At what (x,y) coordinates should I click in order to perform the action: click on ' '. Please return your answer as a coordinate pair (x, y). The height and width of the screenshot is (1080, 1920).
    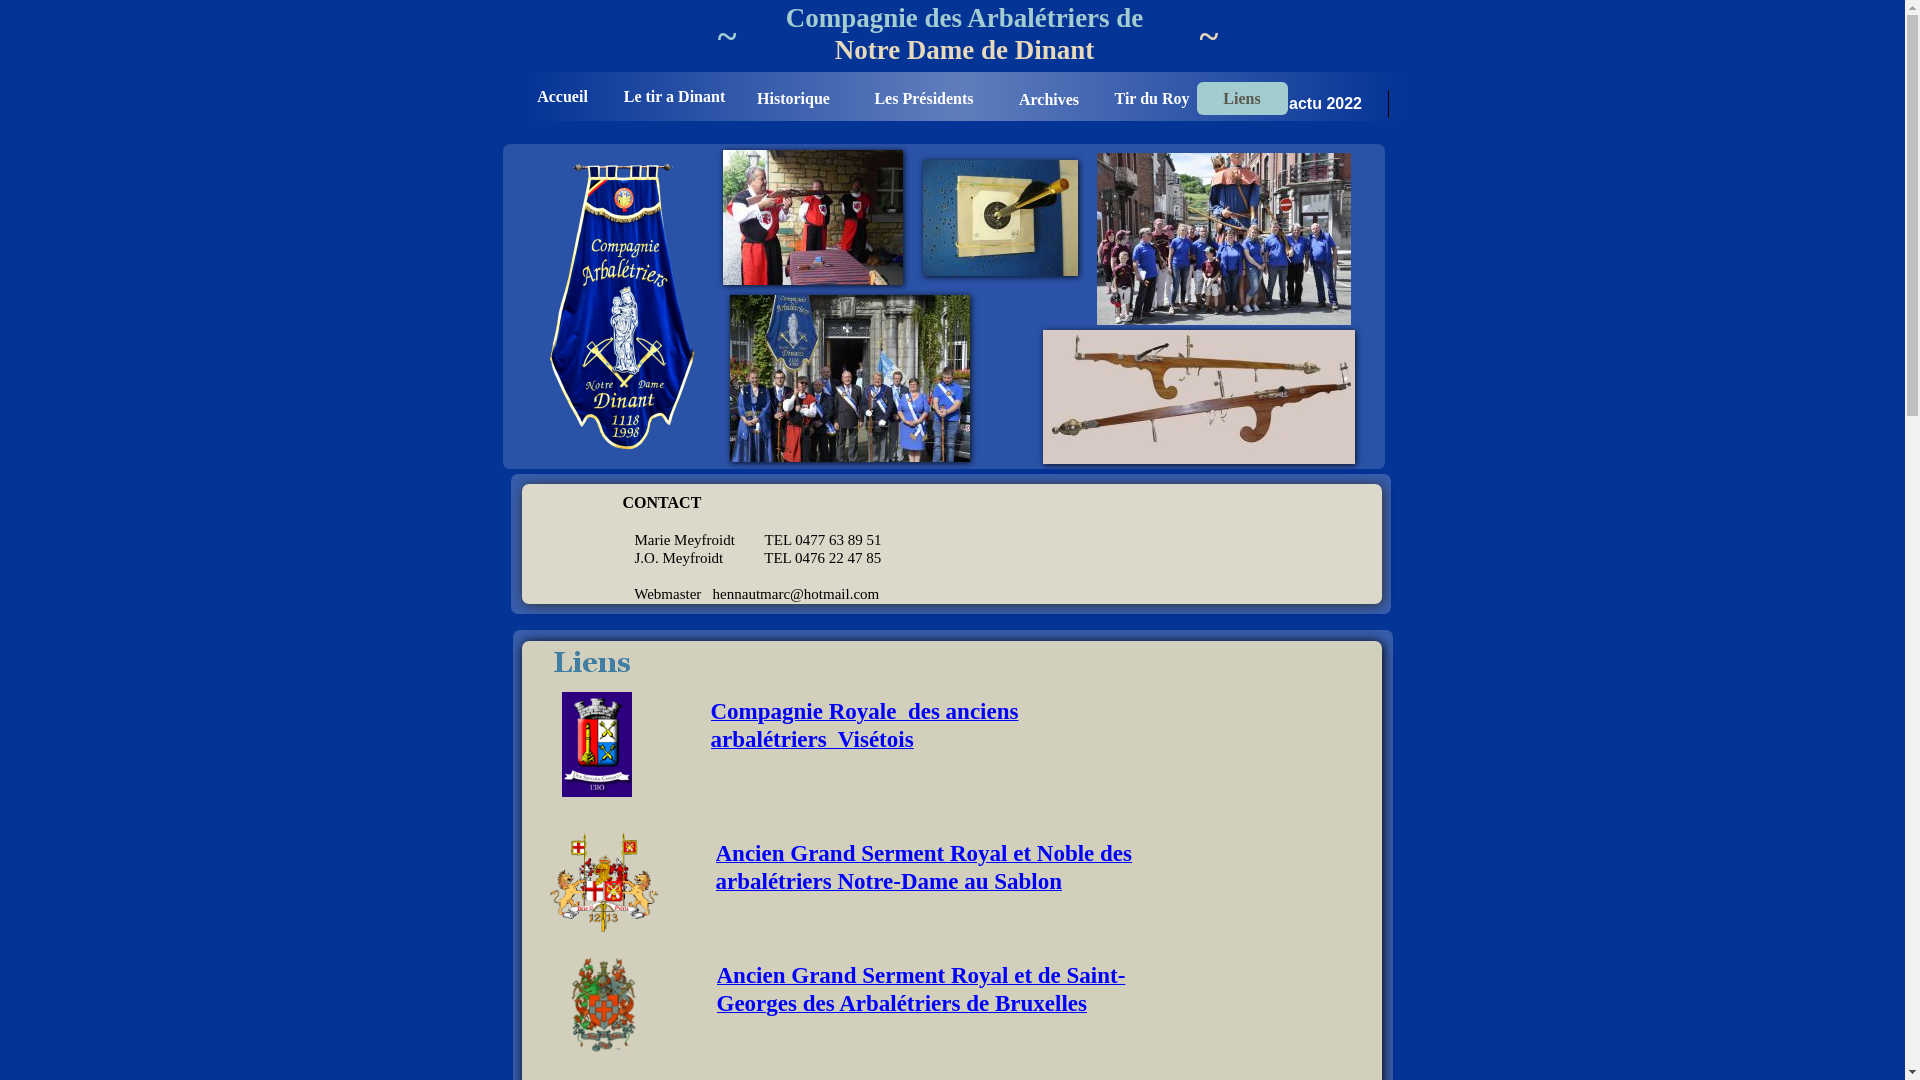
    Looking at the image, I should click on (504, 9).